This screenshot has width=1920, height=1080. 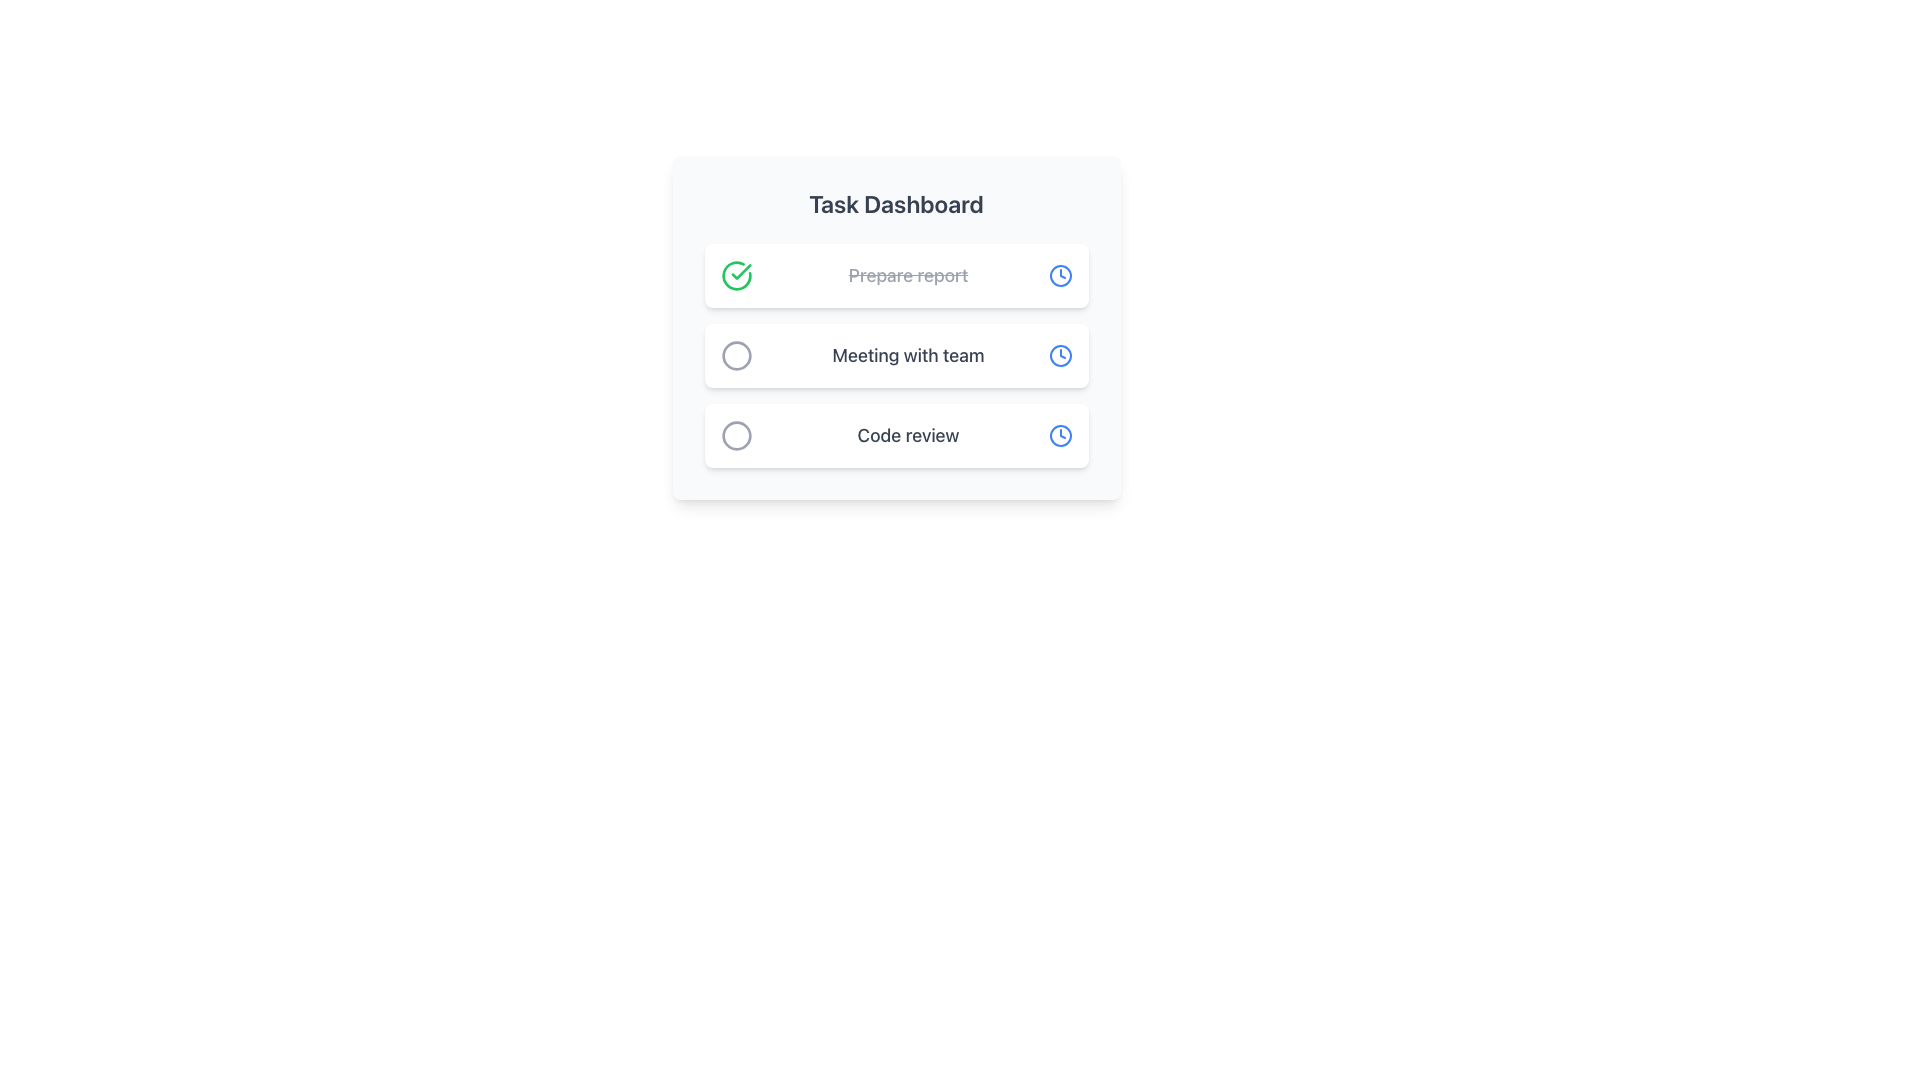 I want to click on the 'Meeting with team' task card located, so click(x=895, y=354).